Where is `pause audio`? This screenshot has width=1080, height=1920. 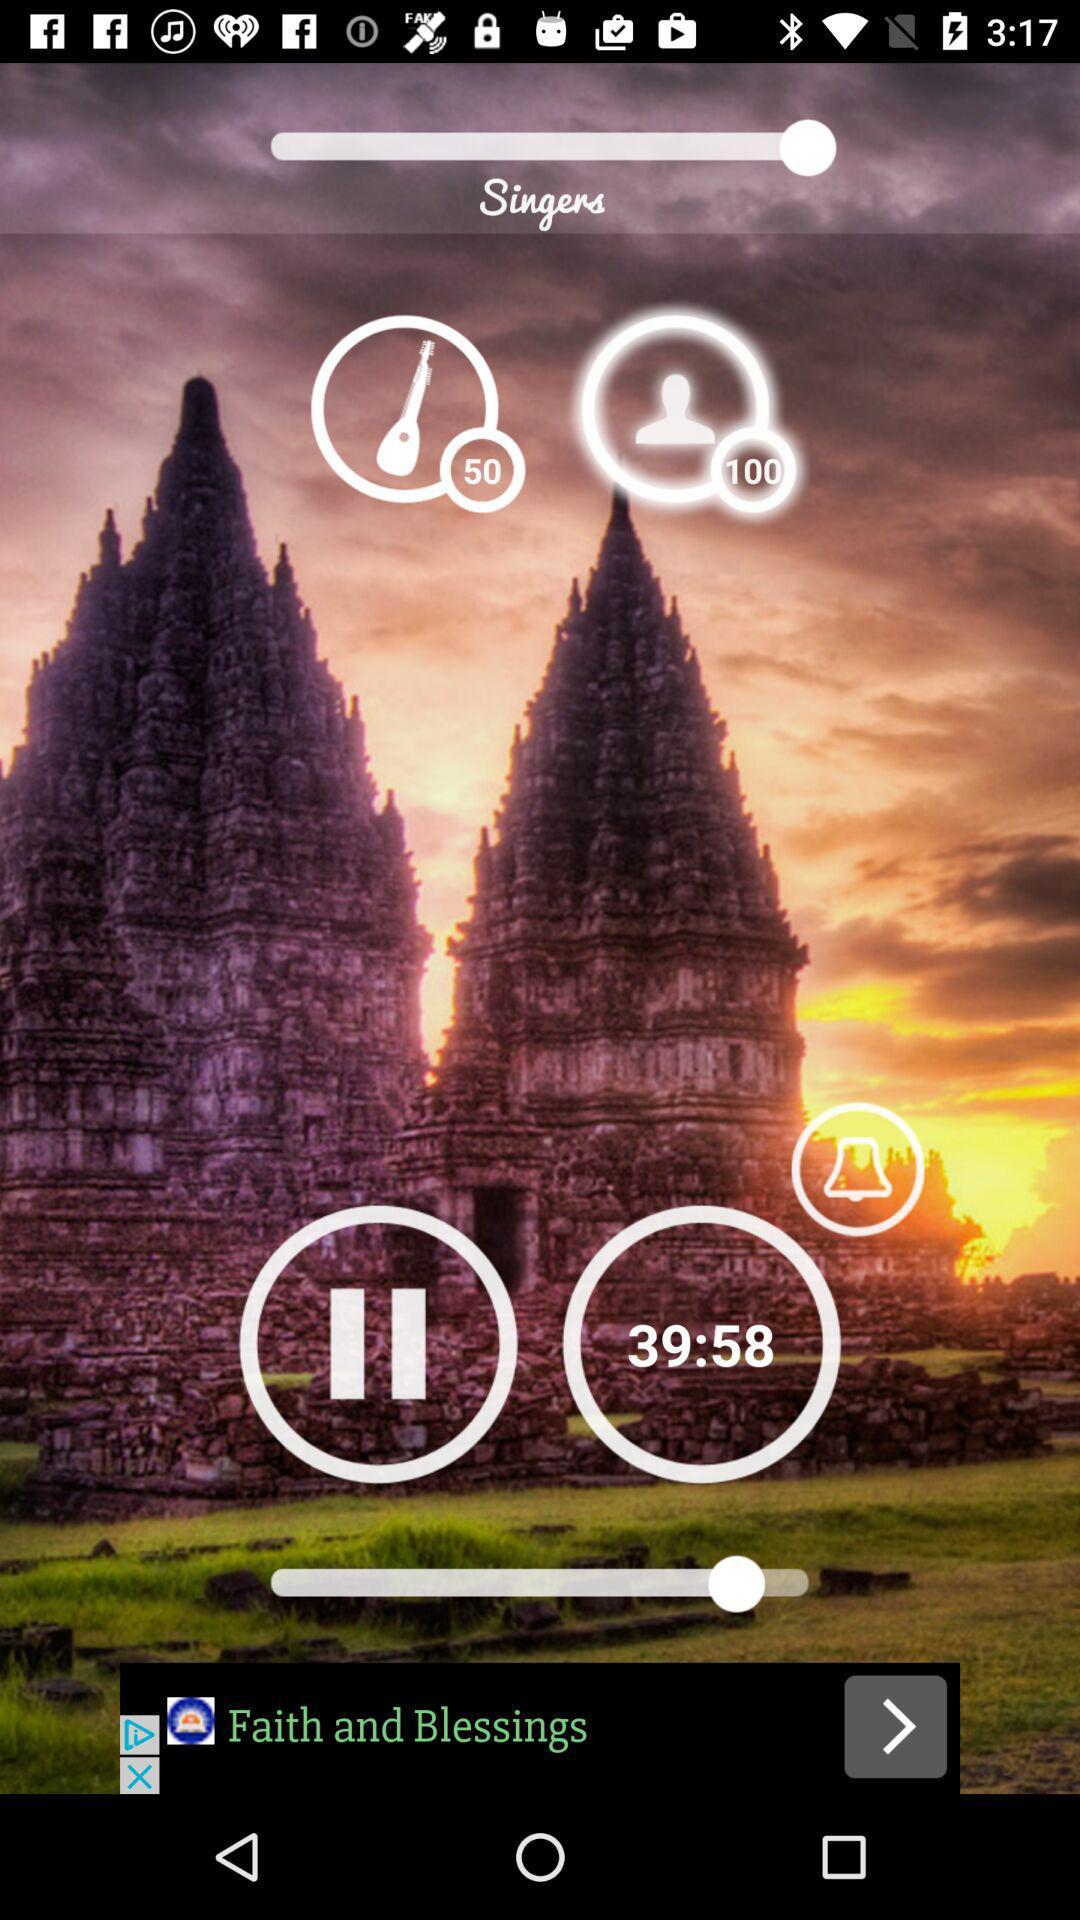
pause audio is located at coordinates (378, 1343).